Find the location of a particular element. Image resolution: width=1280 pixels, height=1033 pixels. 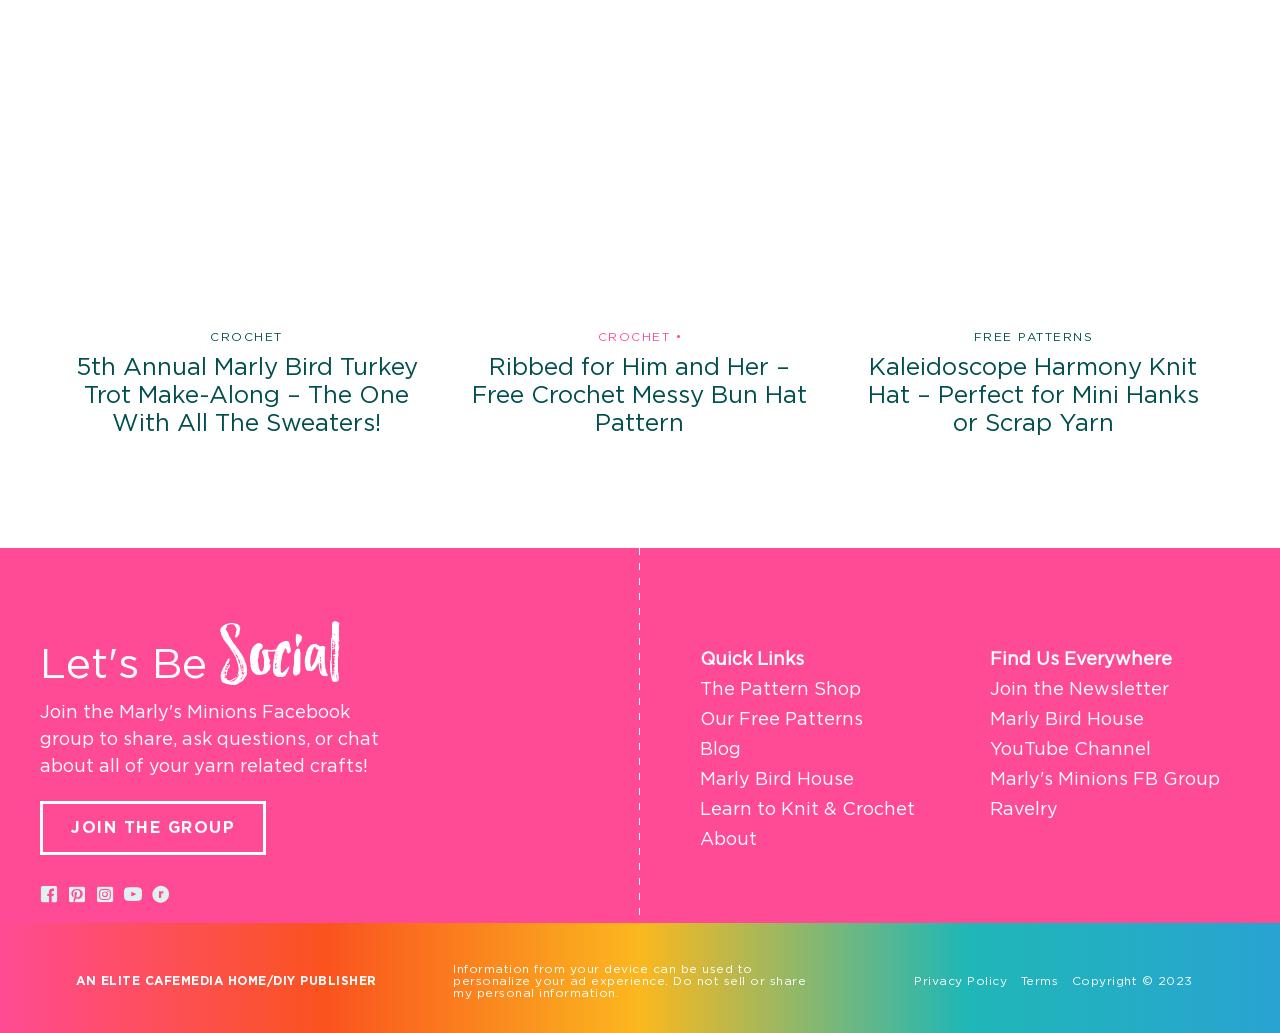

'Ribbed for Him and Her – Free Crochet Messy Bun Hat Pattern' is located at coordinates (471, 395).